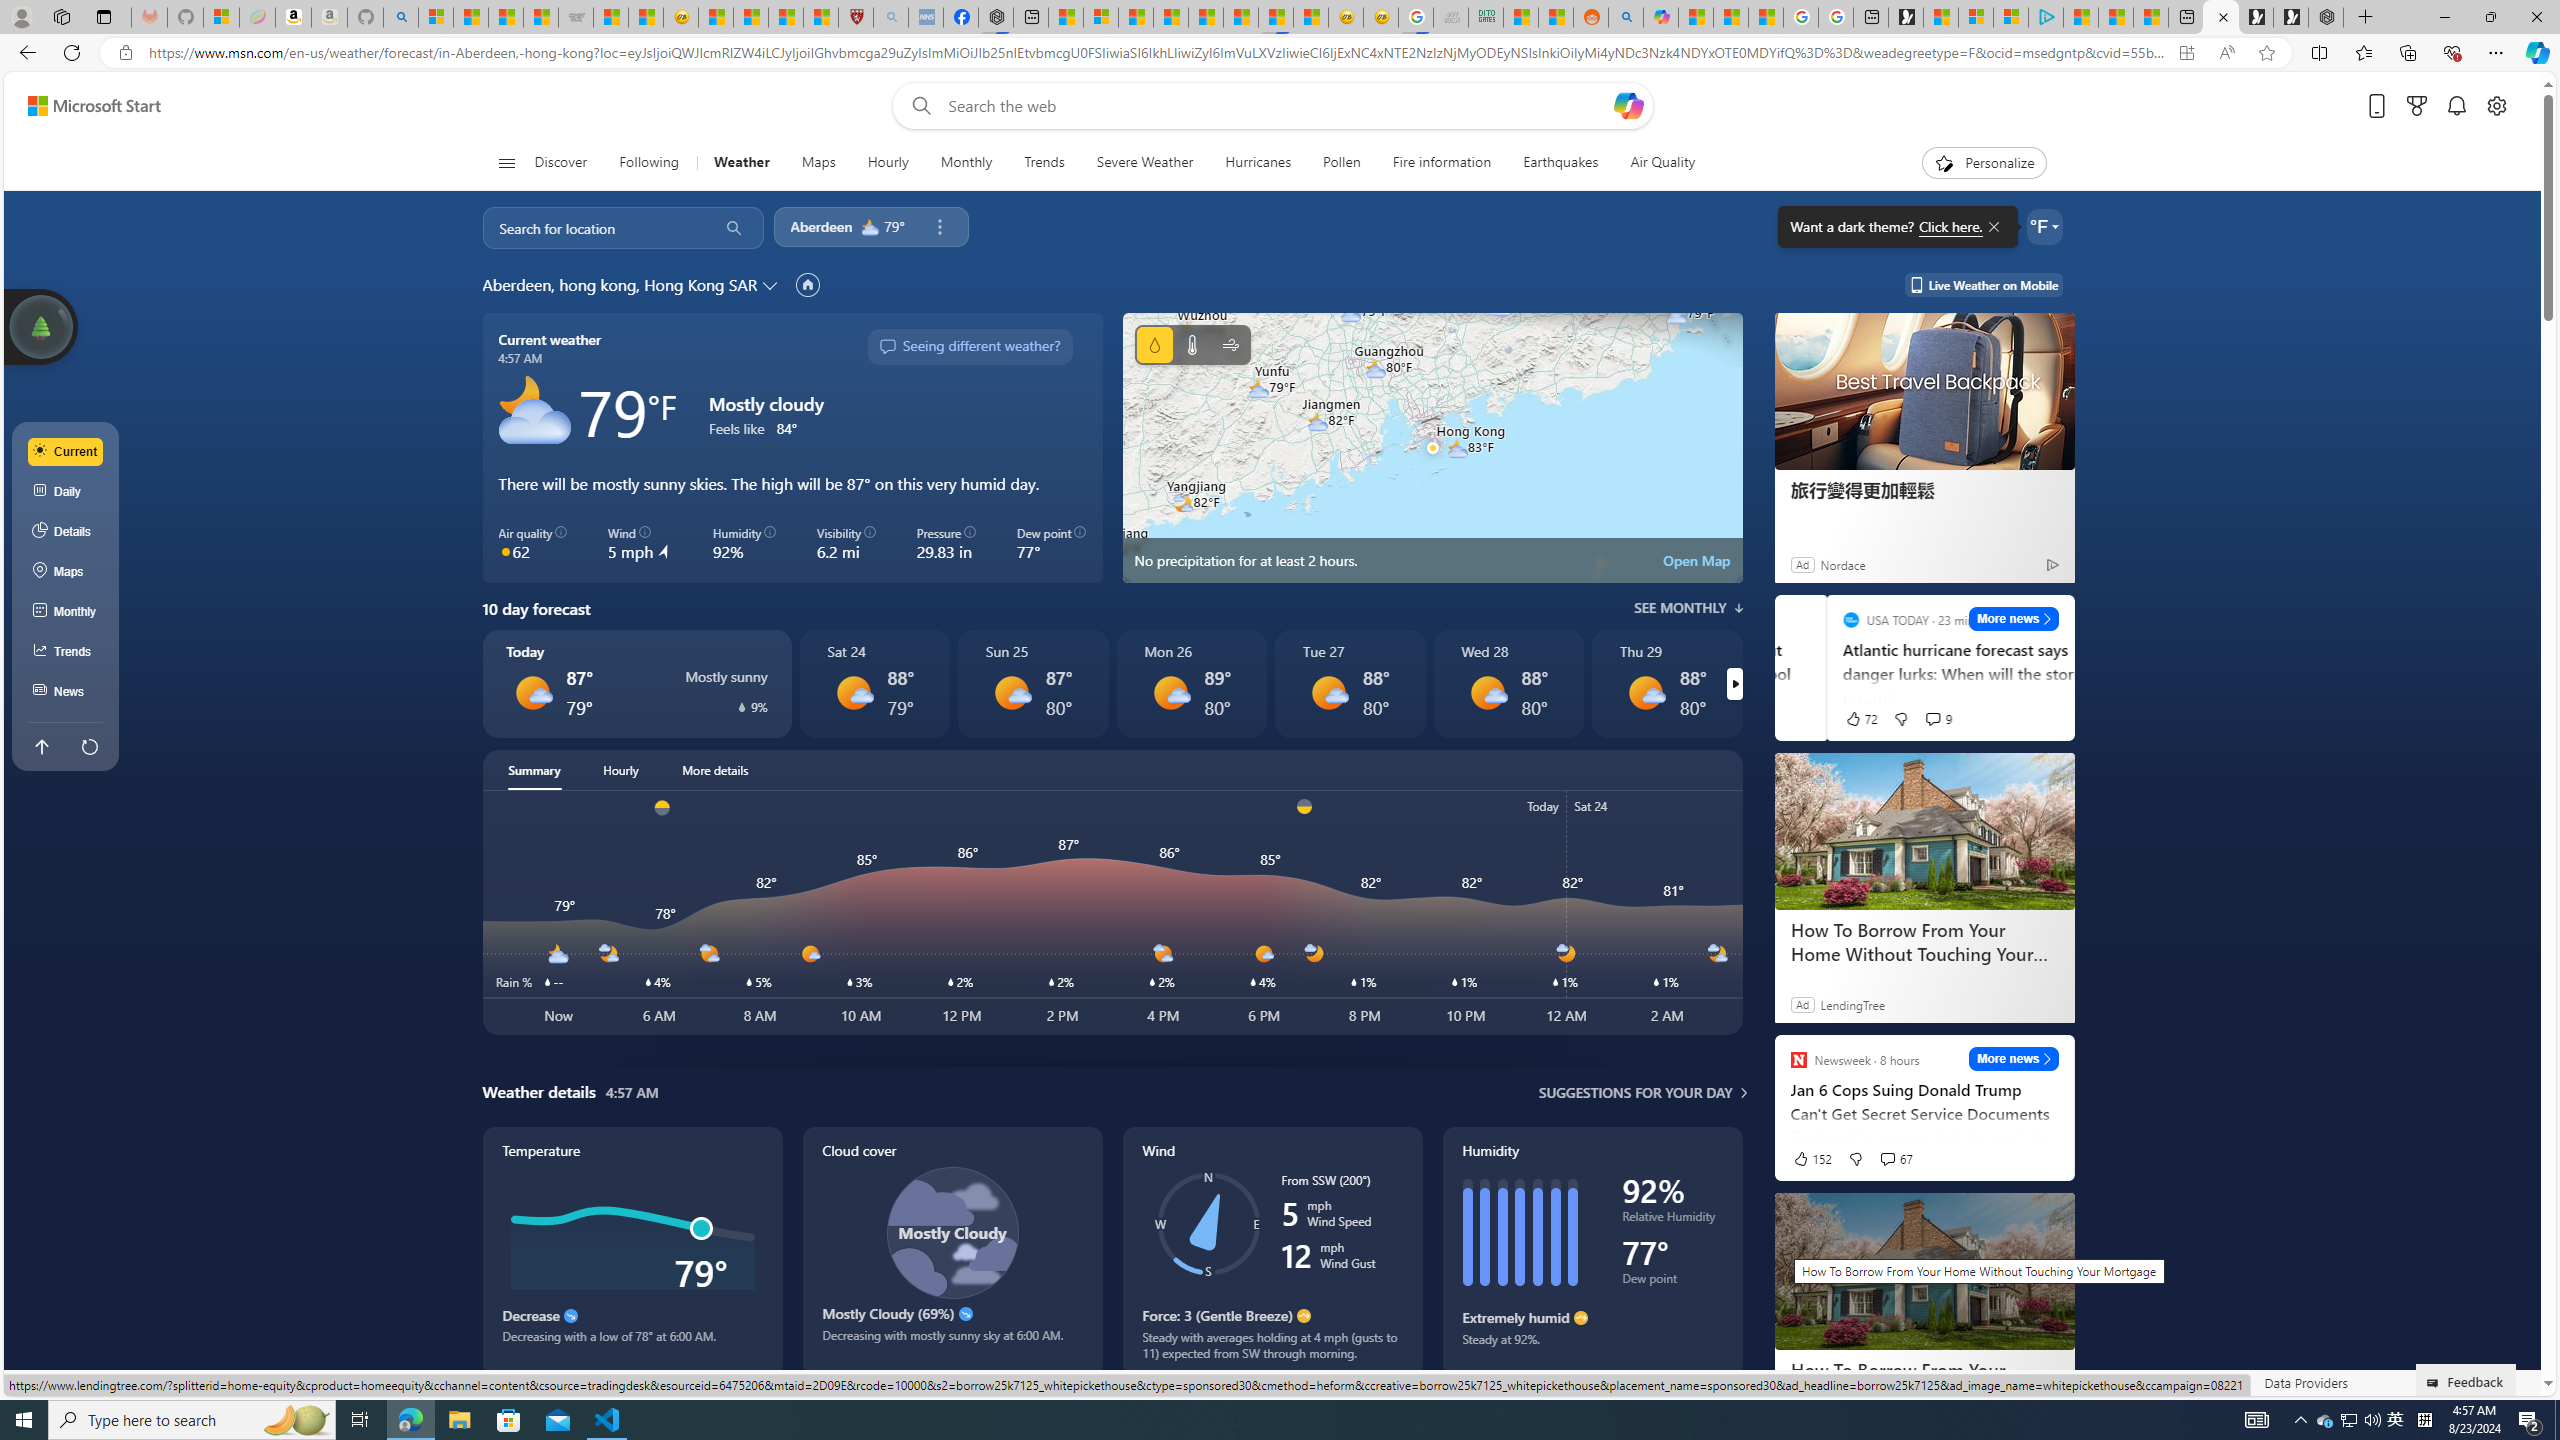  Describe the element at coordinates (1662, 162) in the screenshot. I see `'Air Quality'` at that location.